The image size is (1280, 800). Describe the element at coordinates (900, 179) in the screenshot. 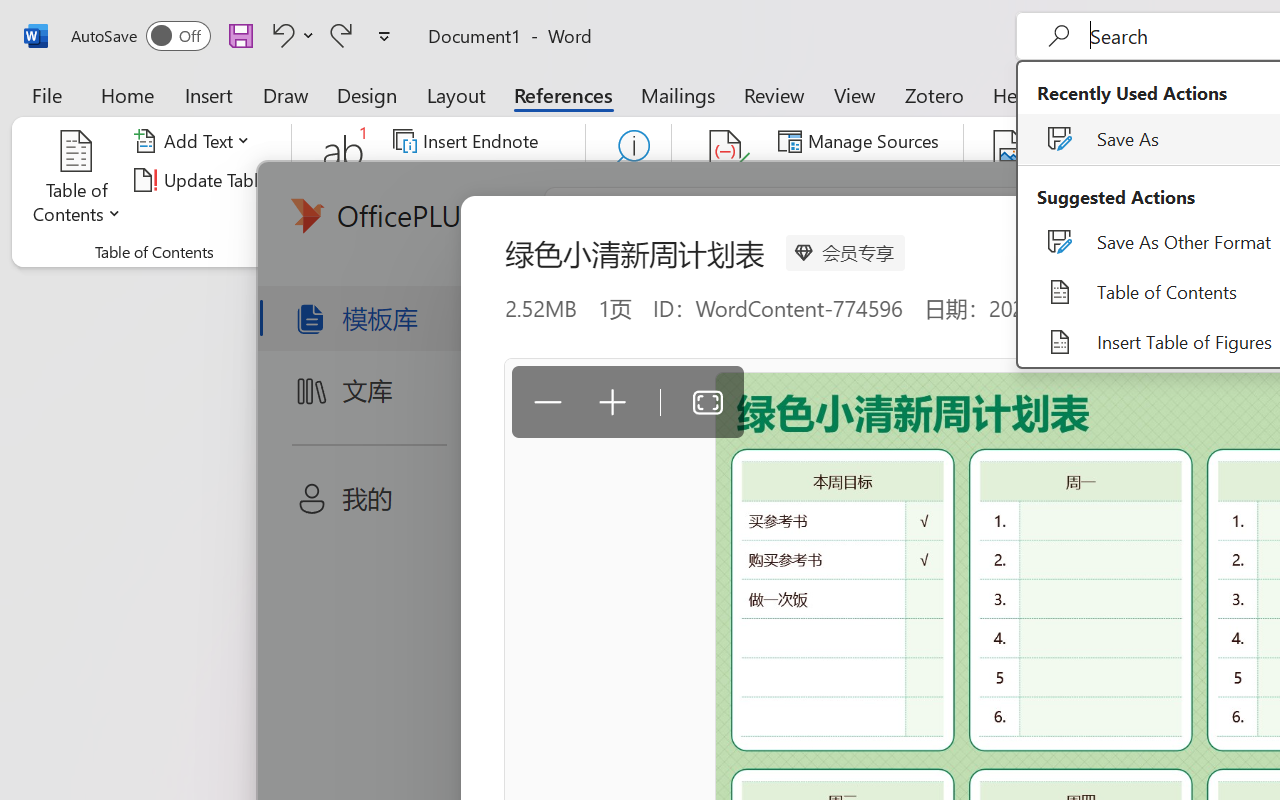

I see `'Style'` at that location.